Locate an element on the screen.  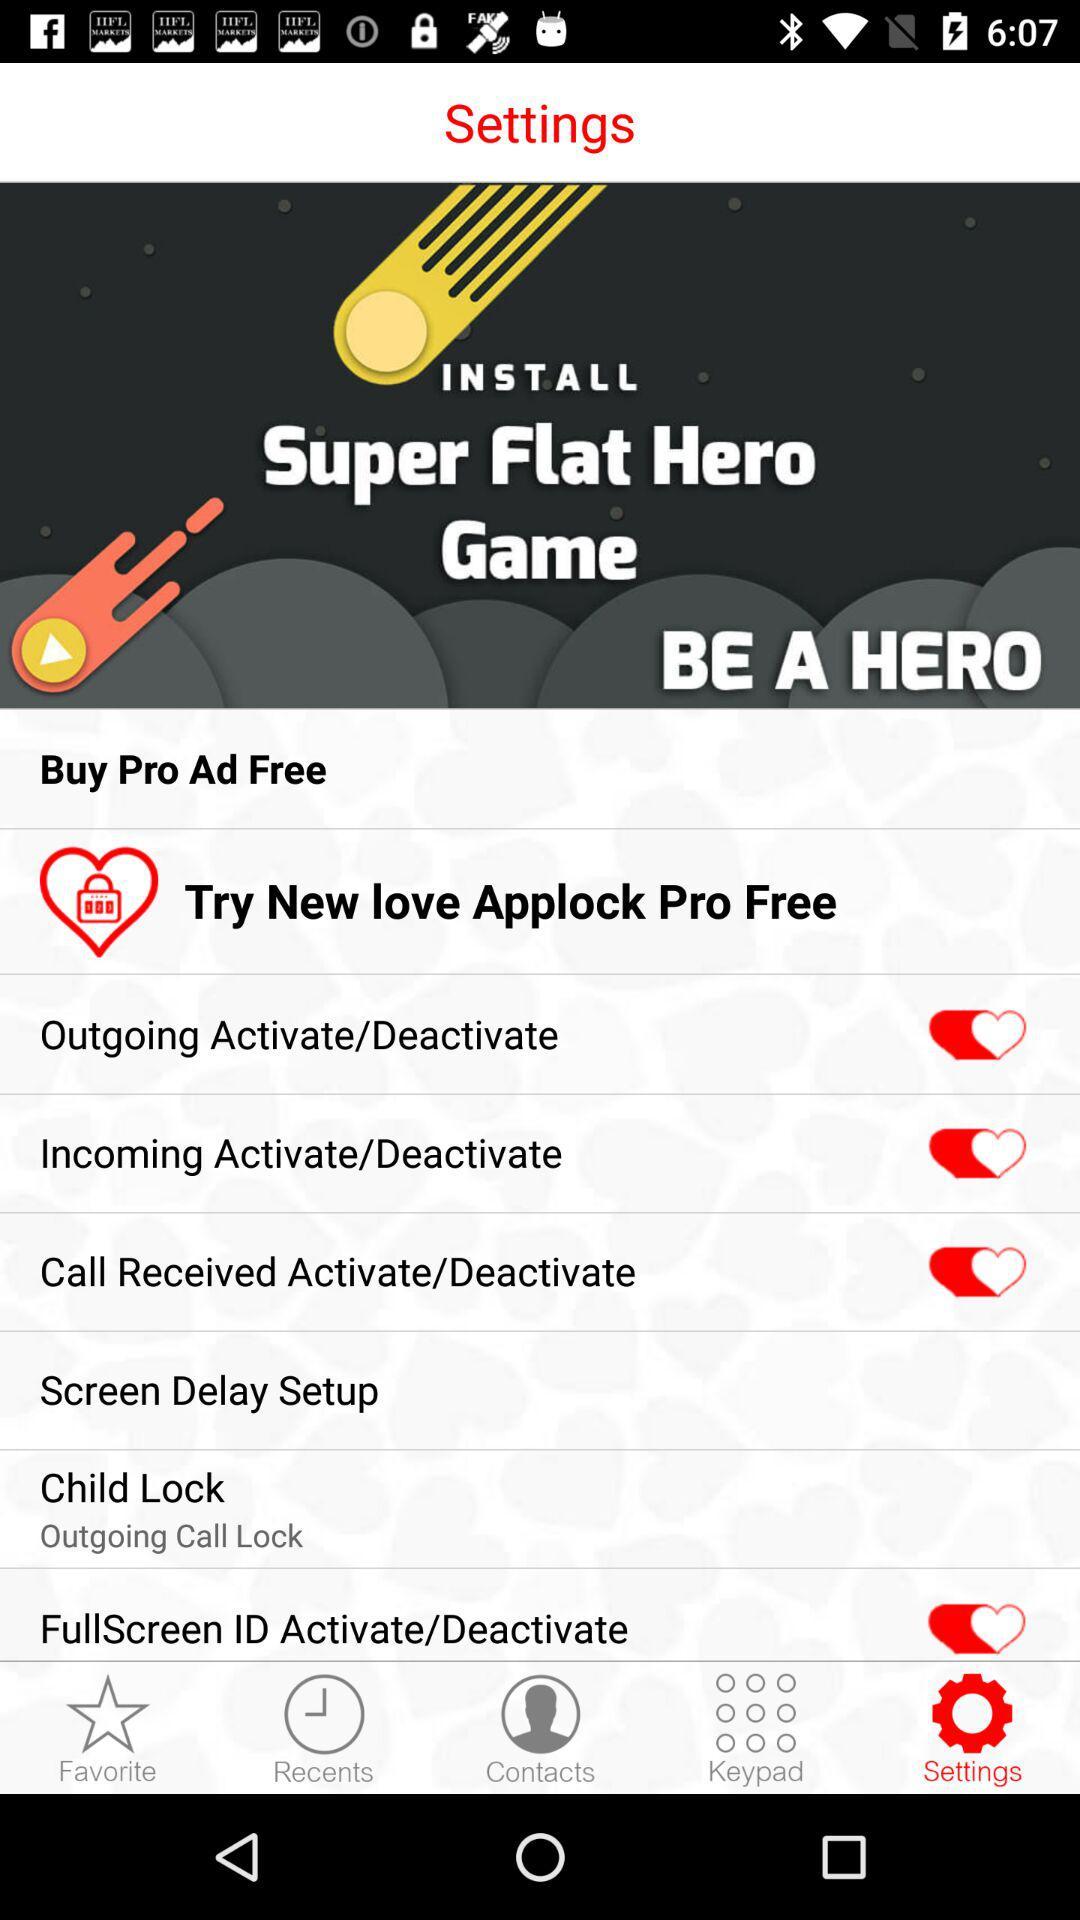
the favorite icon is located at coordinates (973, 1618).